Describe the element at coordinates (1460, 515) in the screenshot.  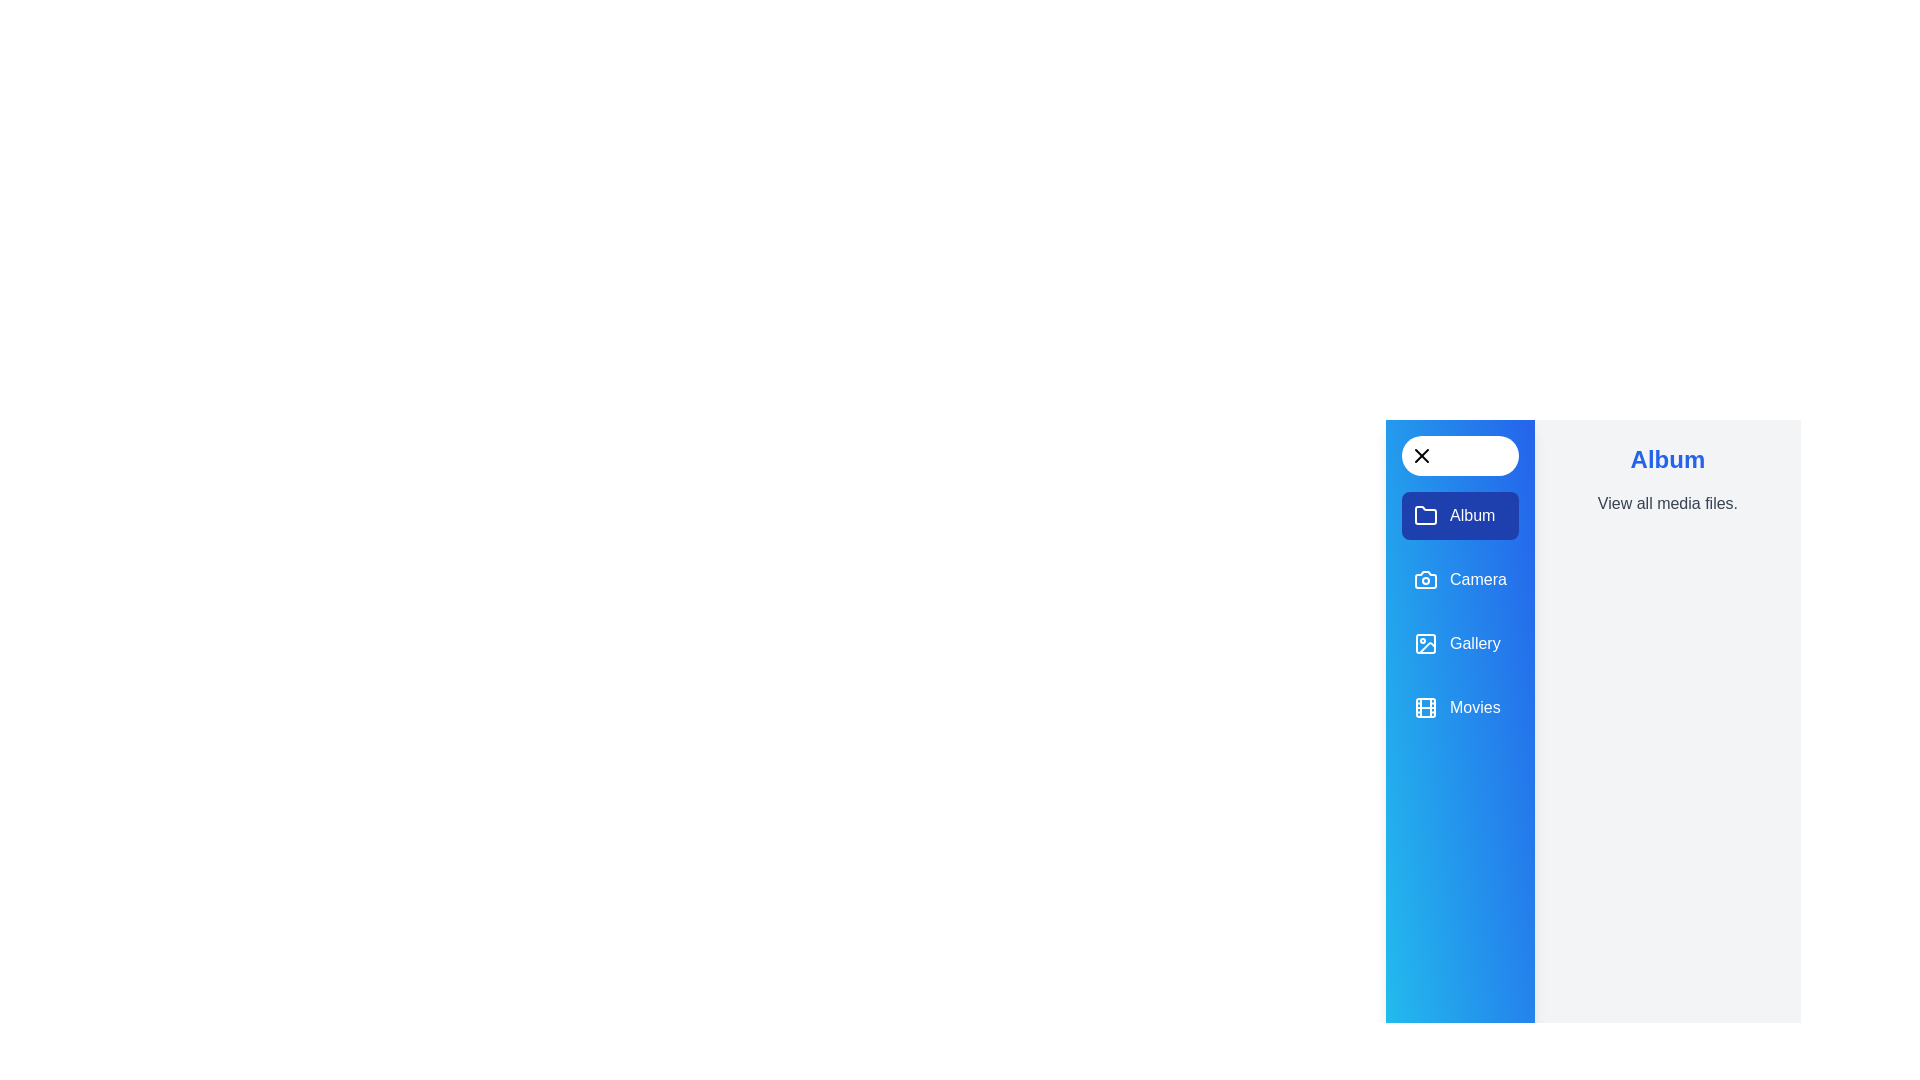
I see `the panel Album to display its description` at that location.